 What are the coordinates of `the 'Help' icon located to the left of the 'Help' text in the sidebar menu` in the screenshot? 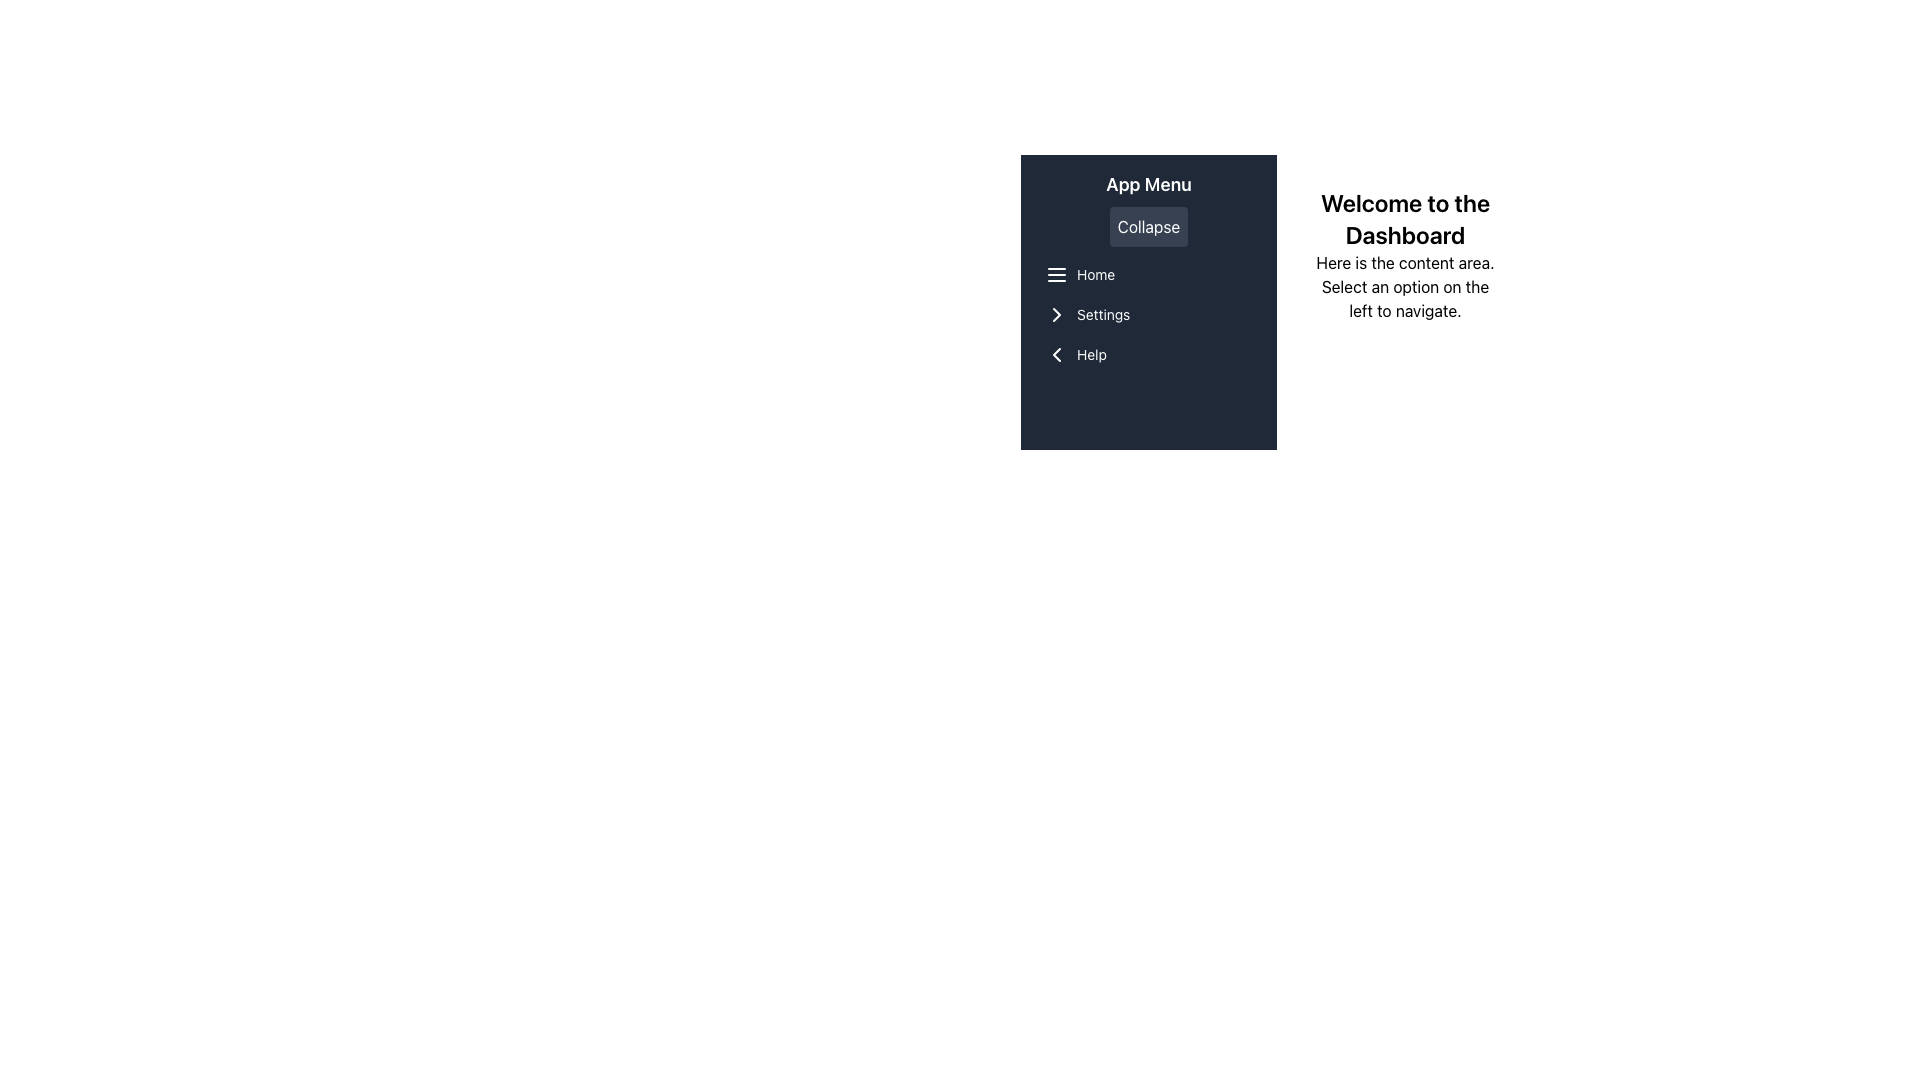 It's located at (1055, 353).